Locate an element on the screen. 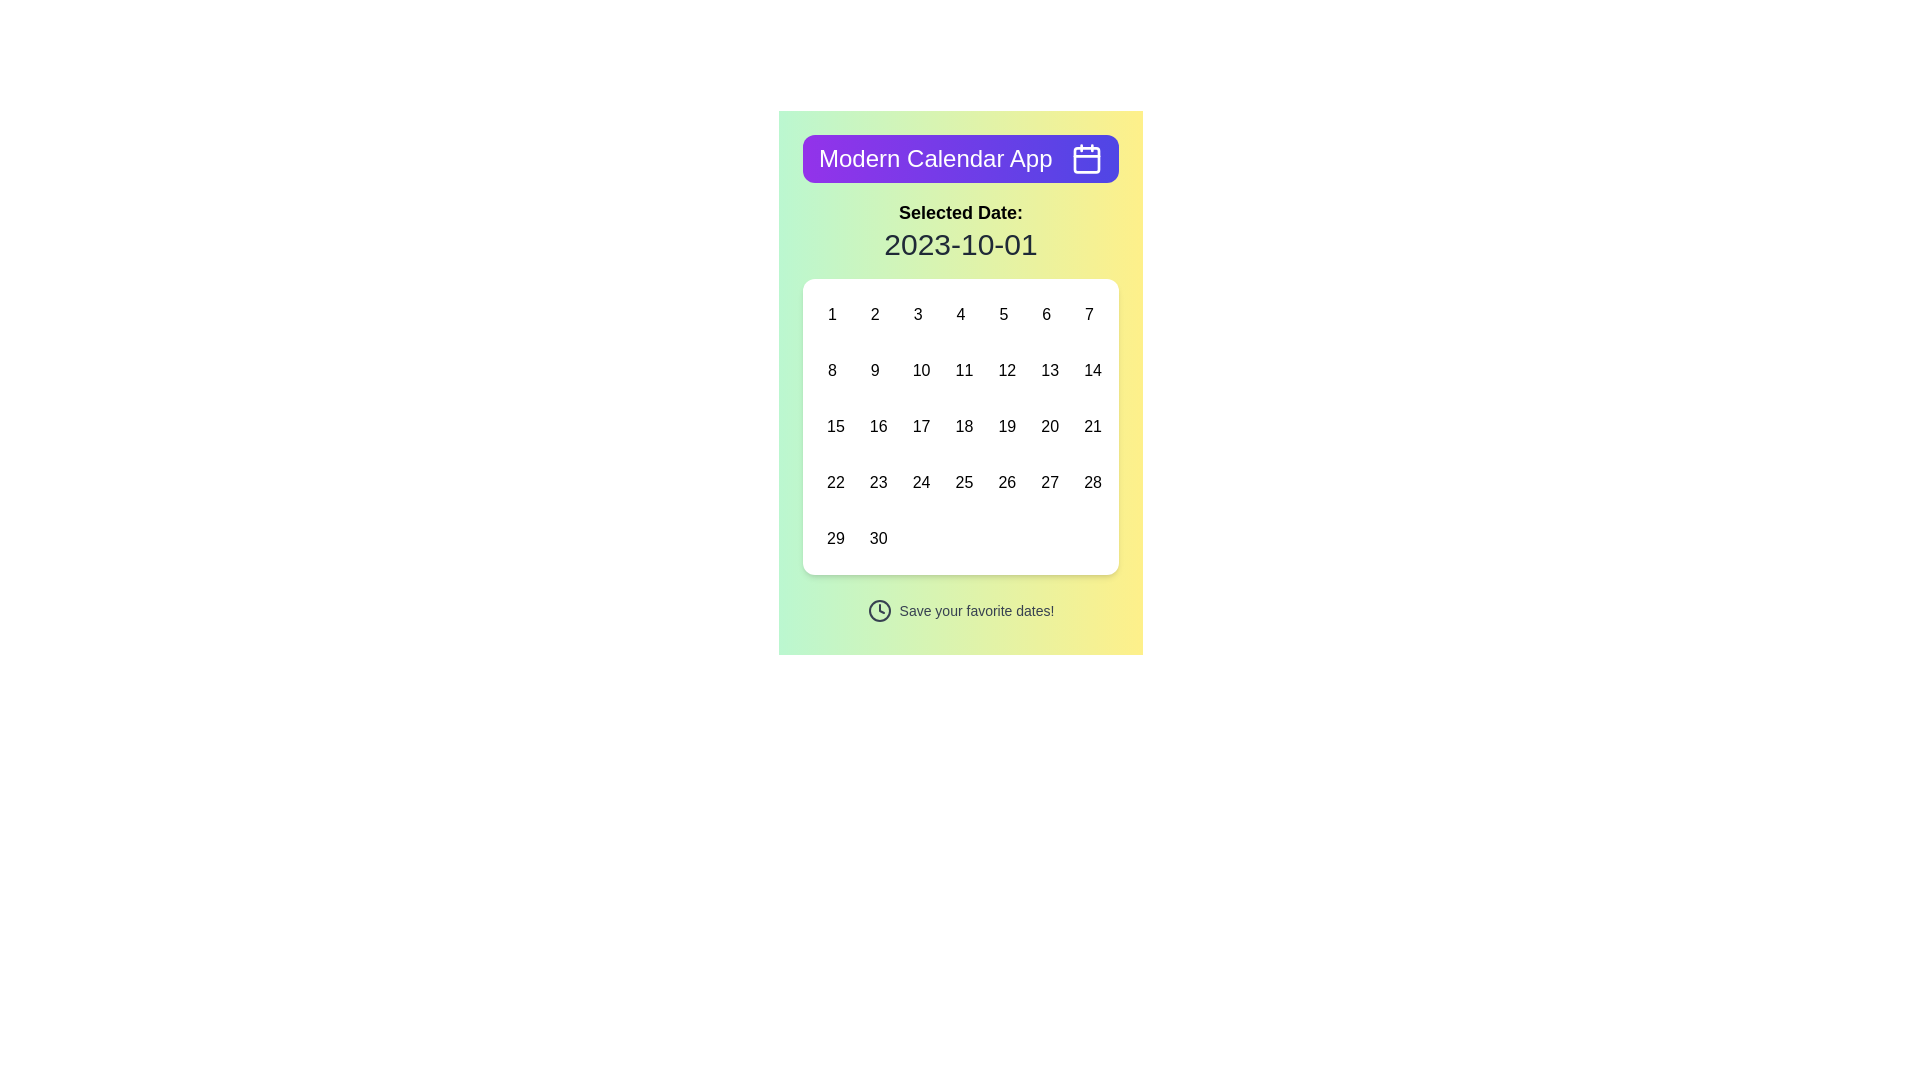 This screenshot has width=1920, height=1080. the calendar date button displaying the number '13' is located at coordinates (1045, 370).